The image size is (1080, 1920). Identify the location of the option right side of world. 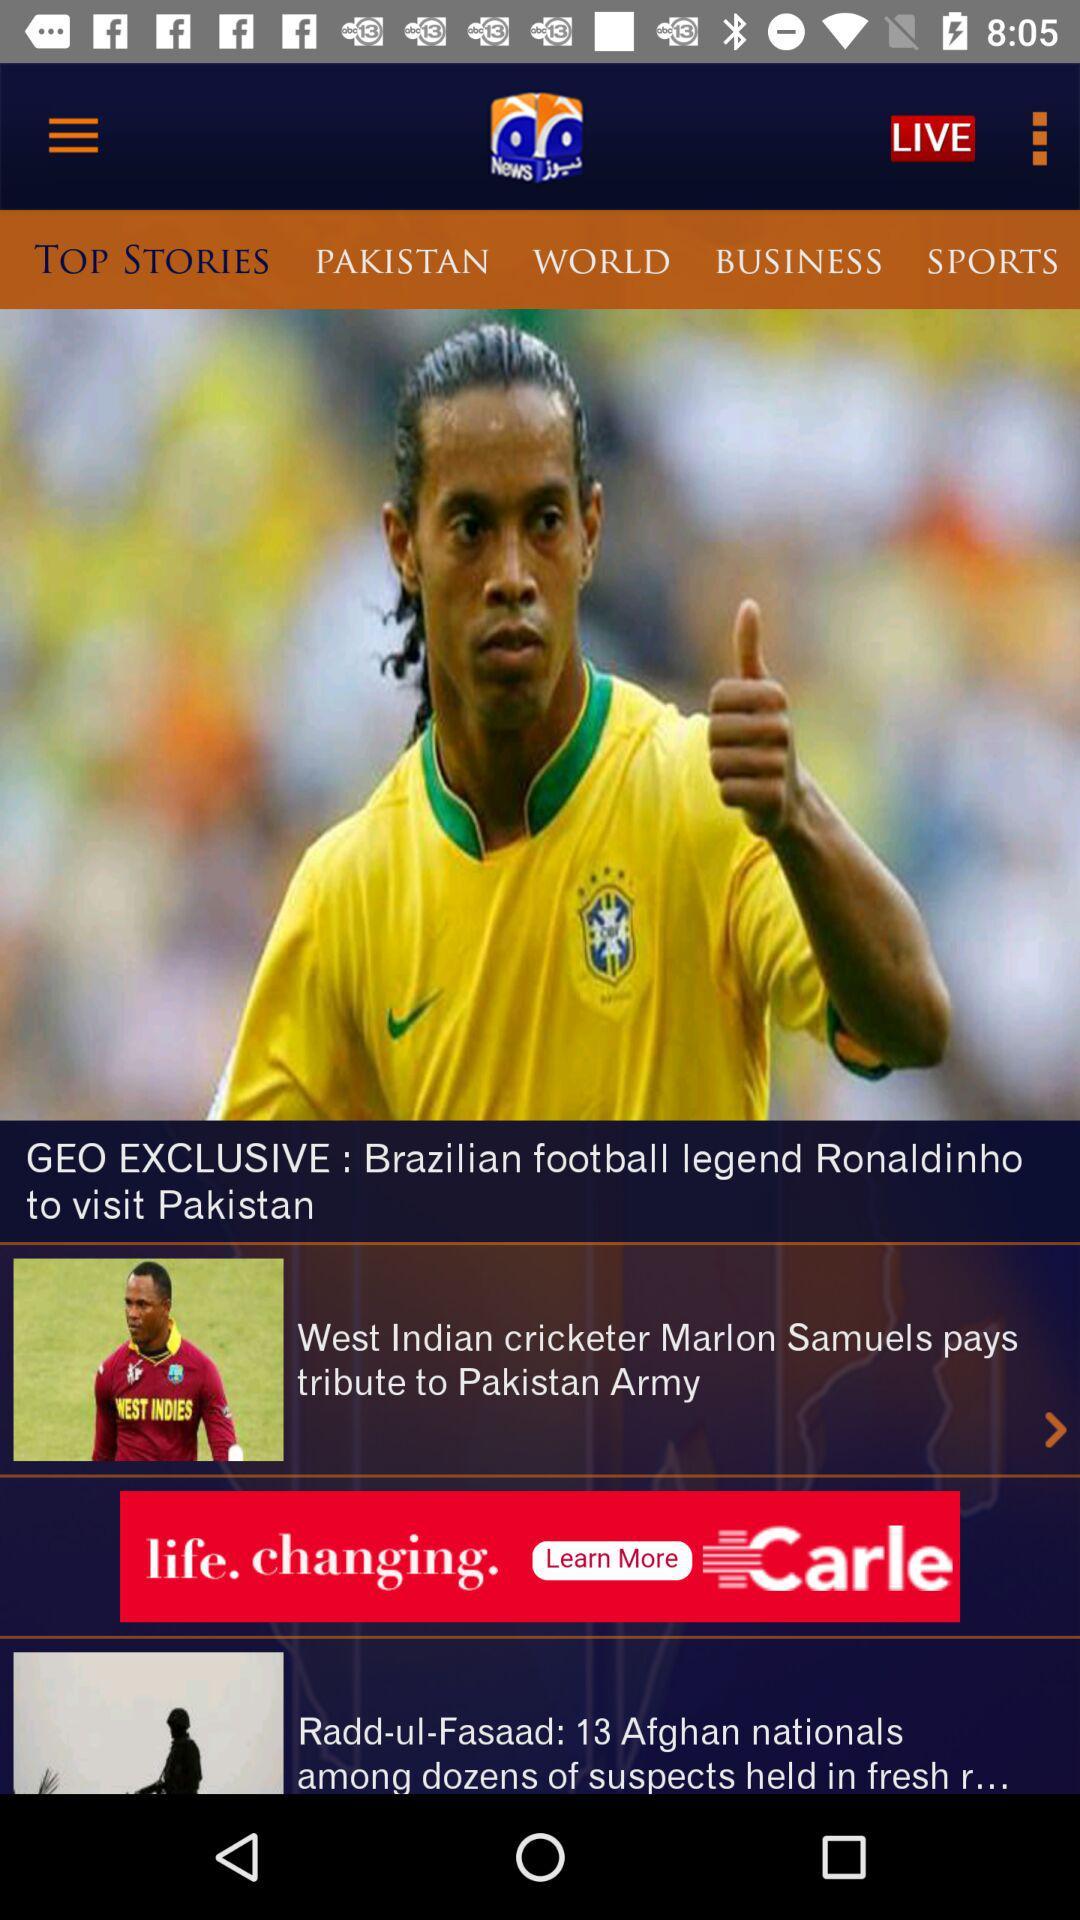
(797, 258).